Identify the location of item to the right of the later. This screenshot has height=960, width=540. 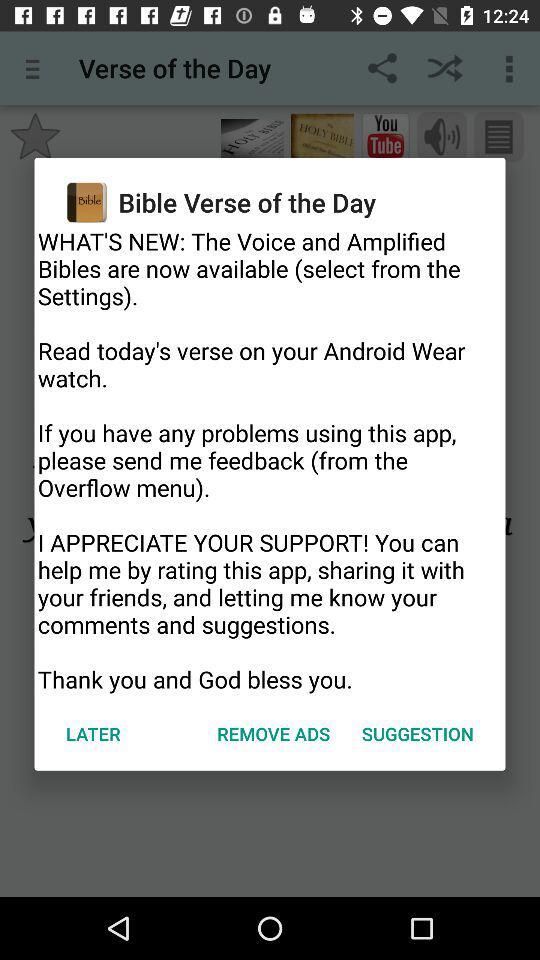
(272, 732).